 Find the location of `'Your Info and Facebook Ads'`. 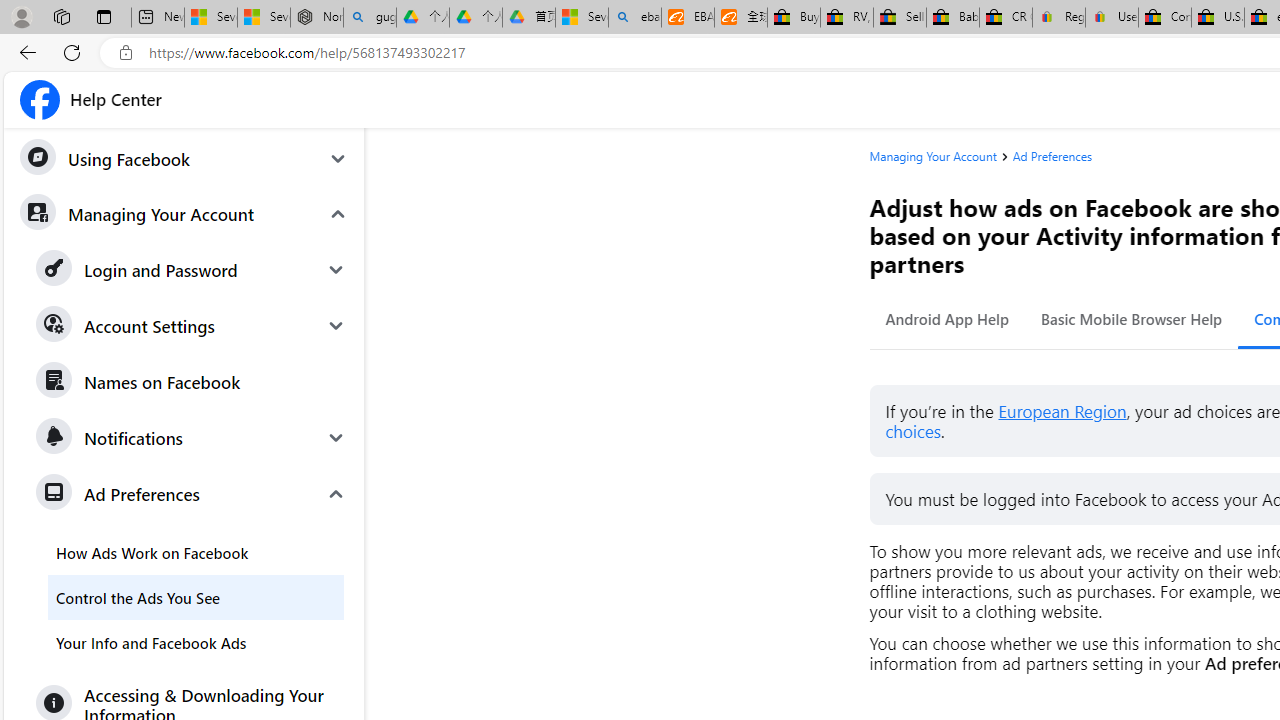

'Your Info and Facebook Ads' is located at coordinates (196, 642).